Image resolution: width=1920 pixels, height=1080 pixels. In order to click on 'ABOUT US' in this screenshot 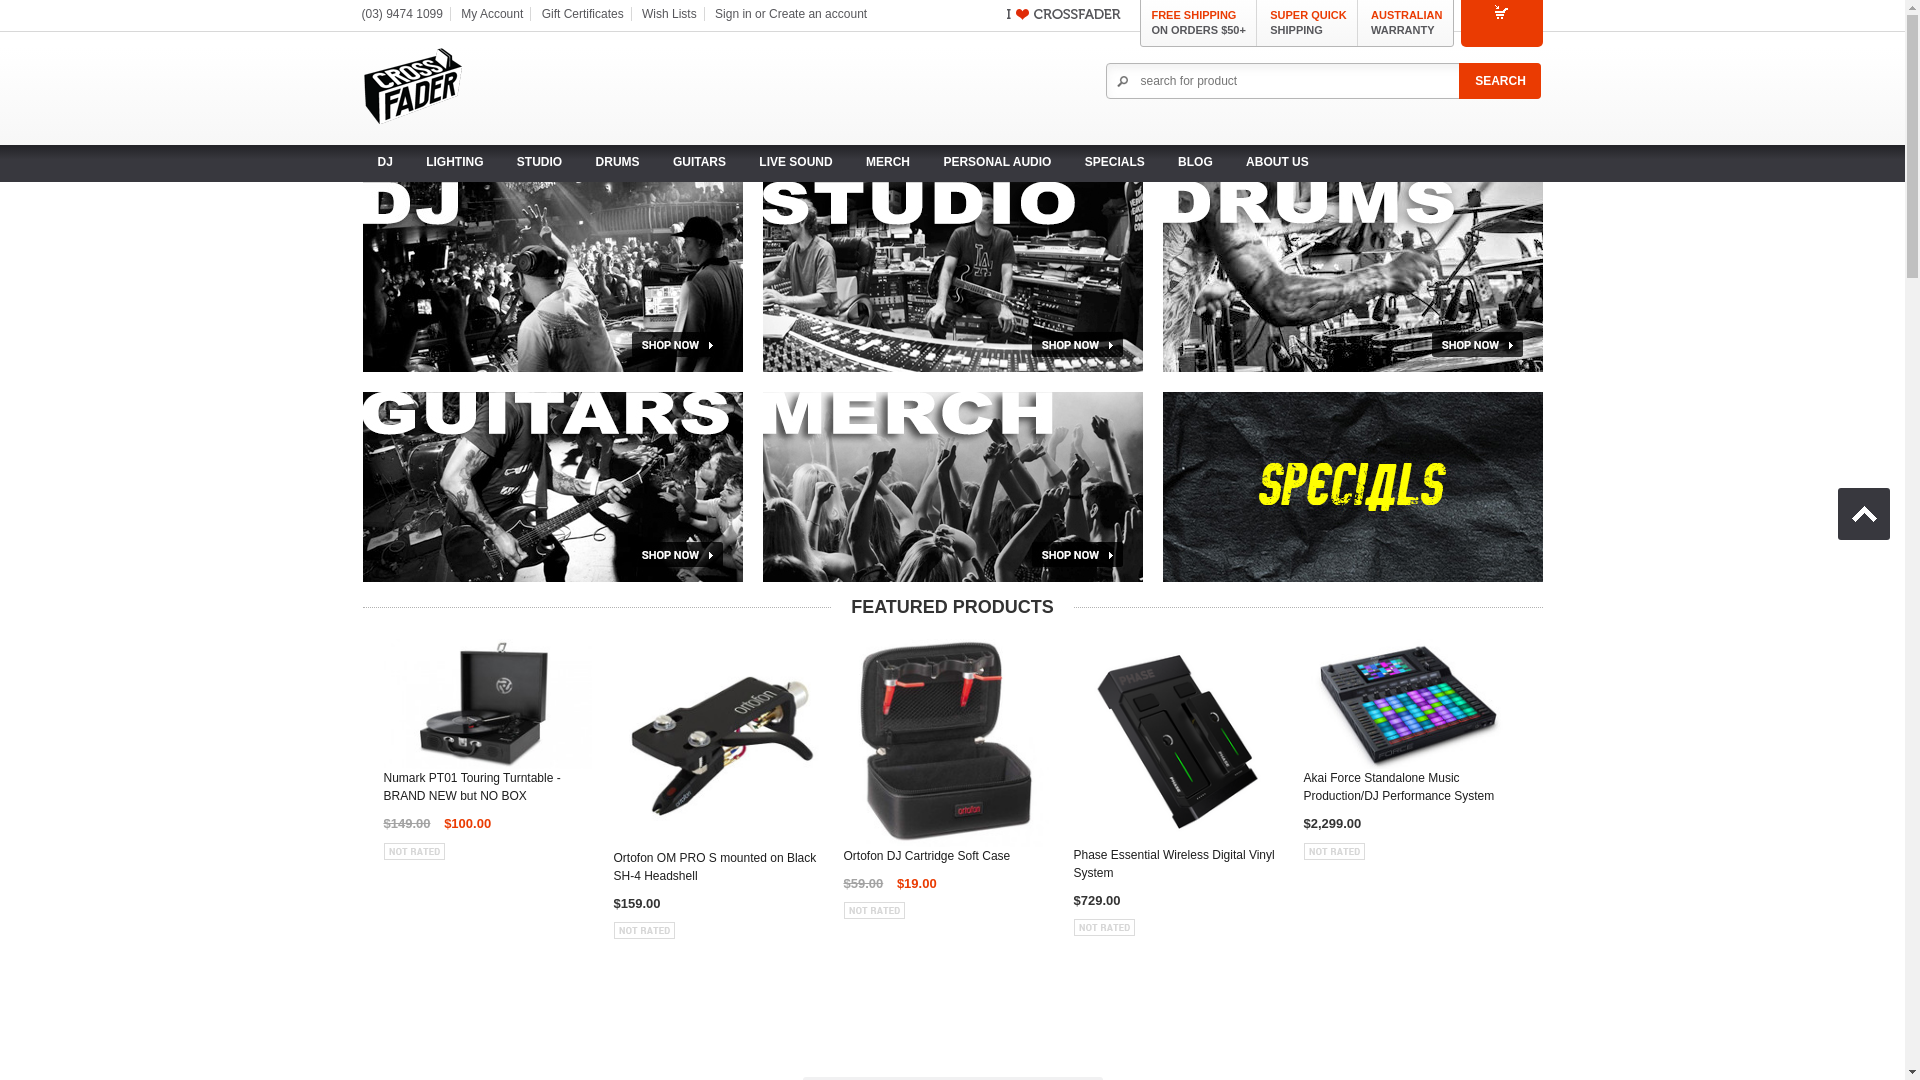, I will do `click(1276, 161)`.